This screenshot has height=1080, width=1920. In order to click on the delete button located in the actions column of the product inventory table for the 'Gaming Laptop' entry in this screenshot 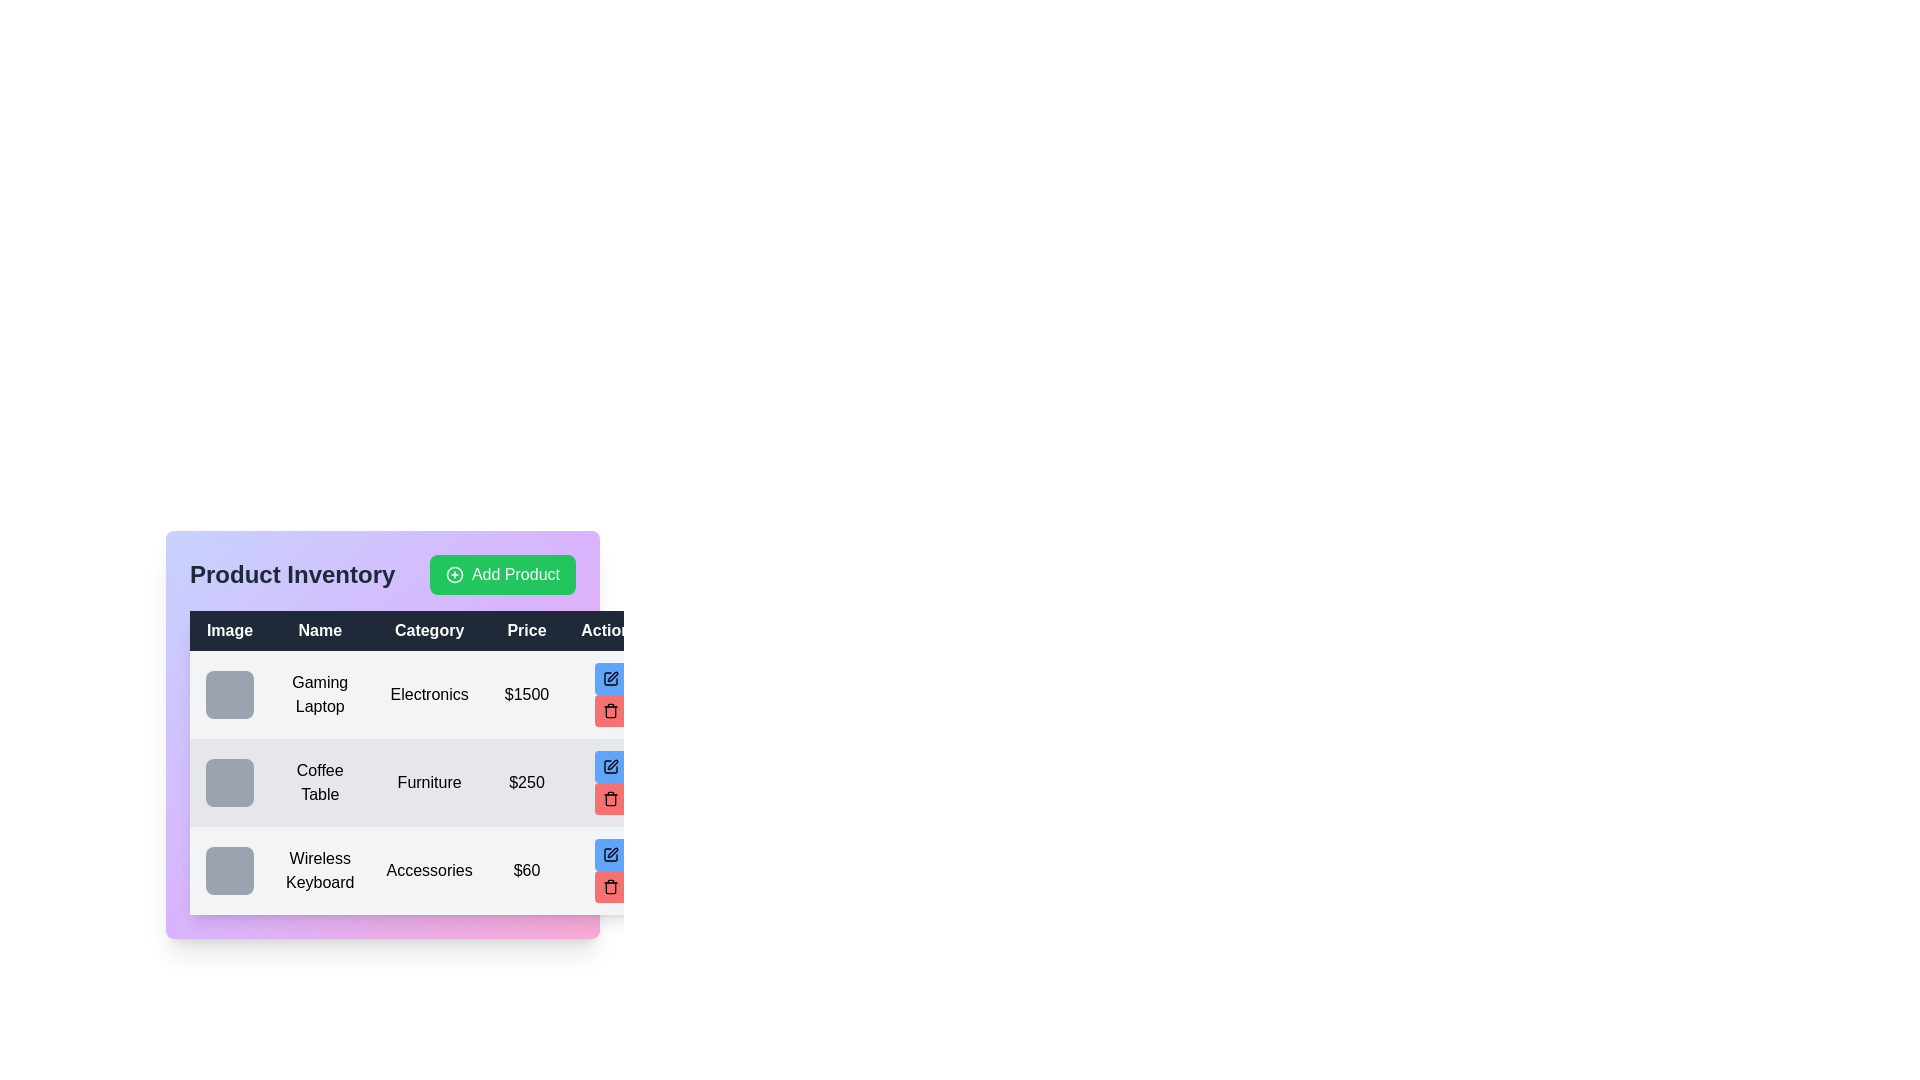, I will do `click(609, 709)`.